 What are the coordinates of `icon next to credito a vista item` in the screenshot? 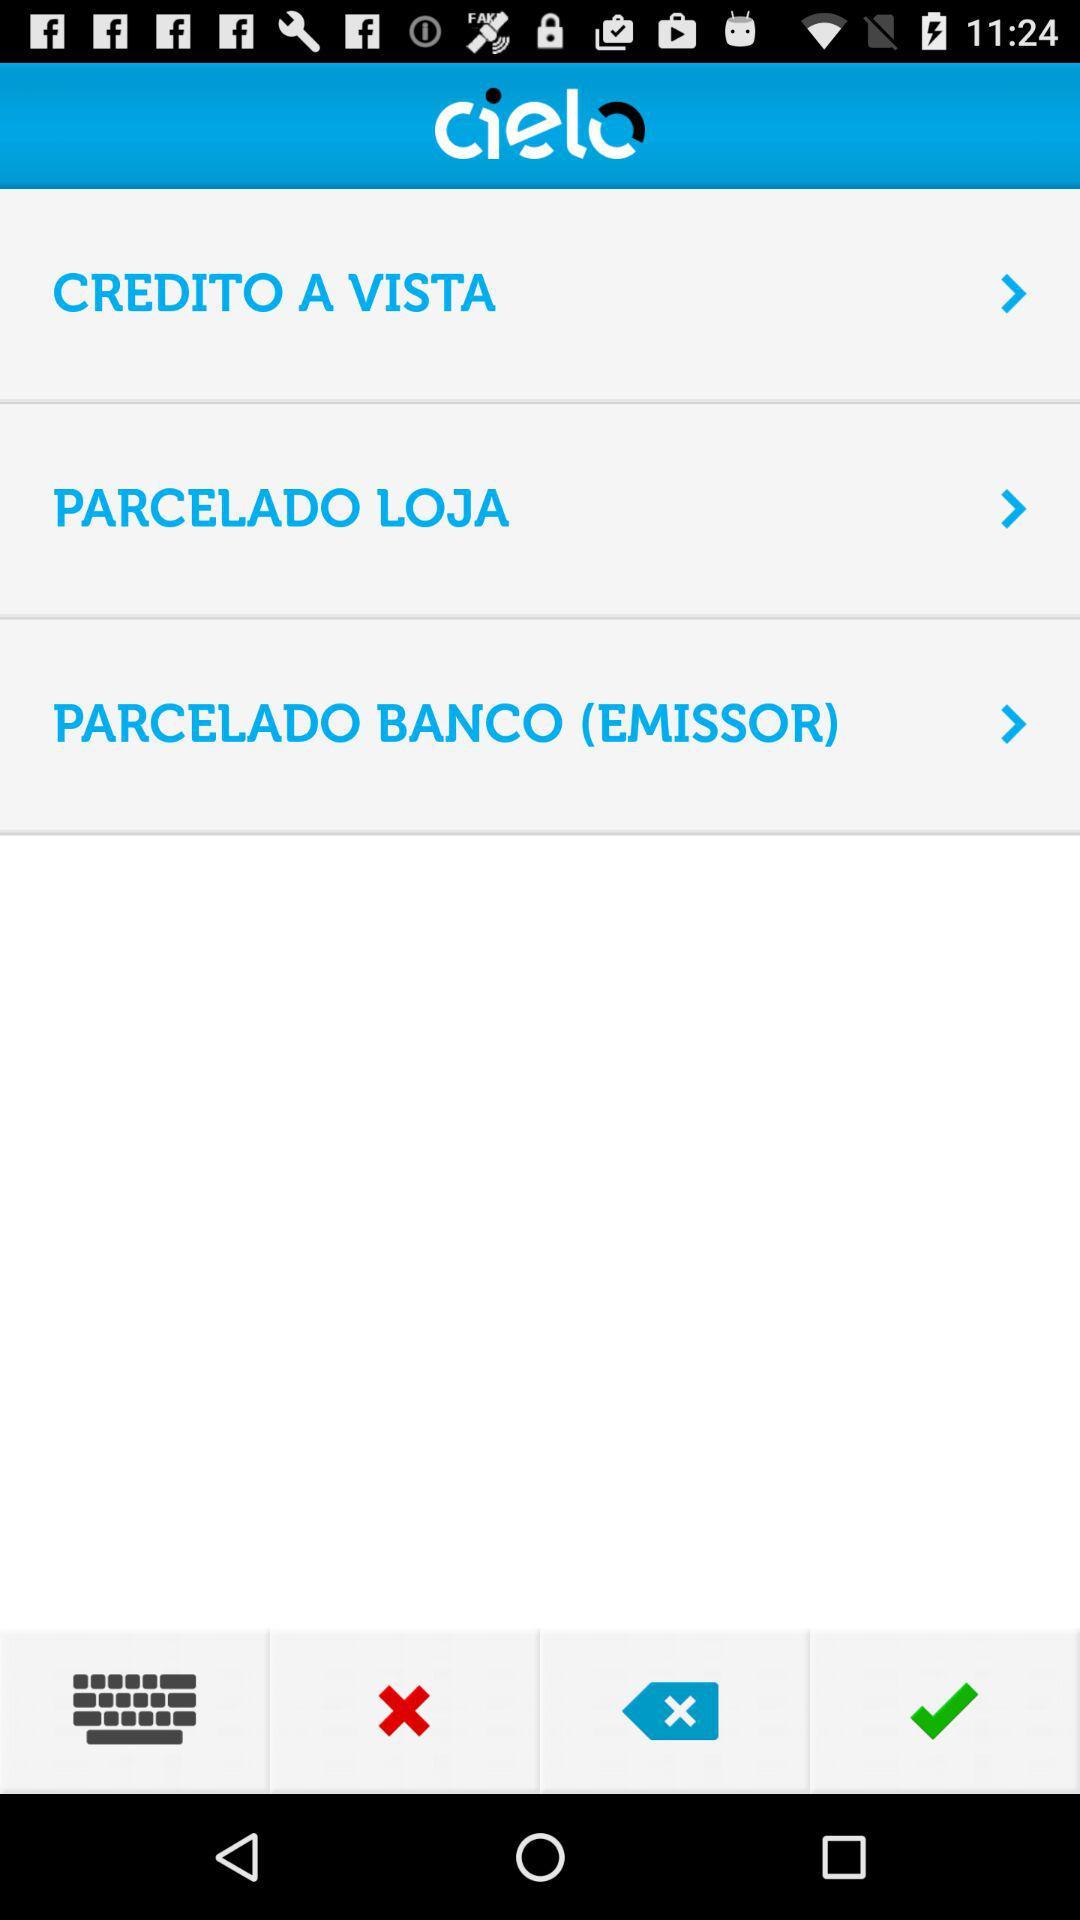 It's located at (1014, 292).